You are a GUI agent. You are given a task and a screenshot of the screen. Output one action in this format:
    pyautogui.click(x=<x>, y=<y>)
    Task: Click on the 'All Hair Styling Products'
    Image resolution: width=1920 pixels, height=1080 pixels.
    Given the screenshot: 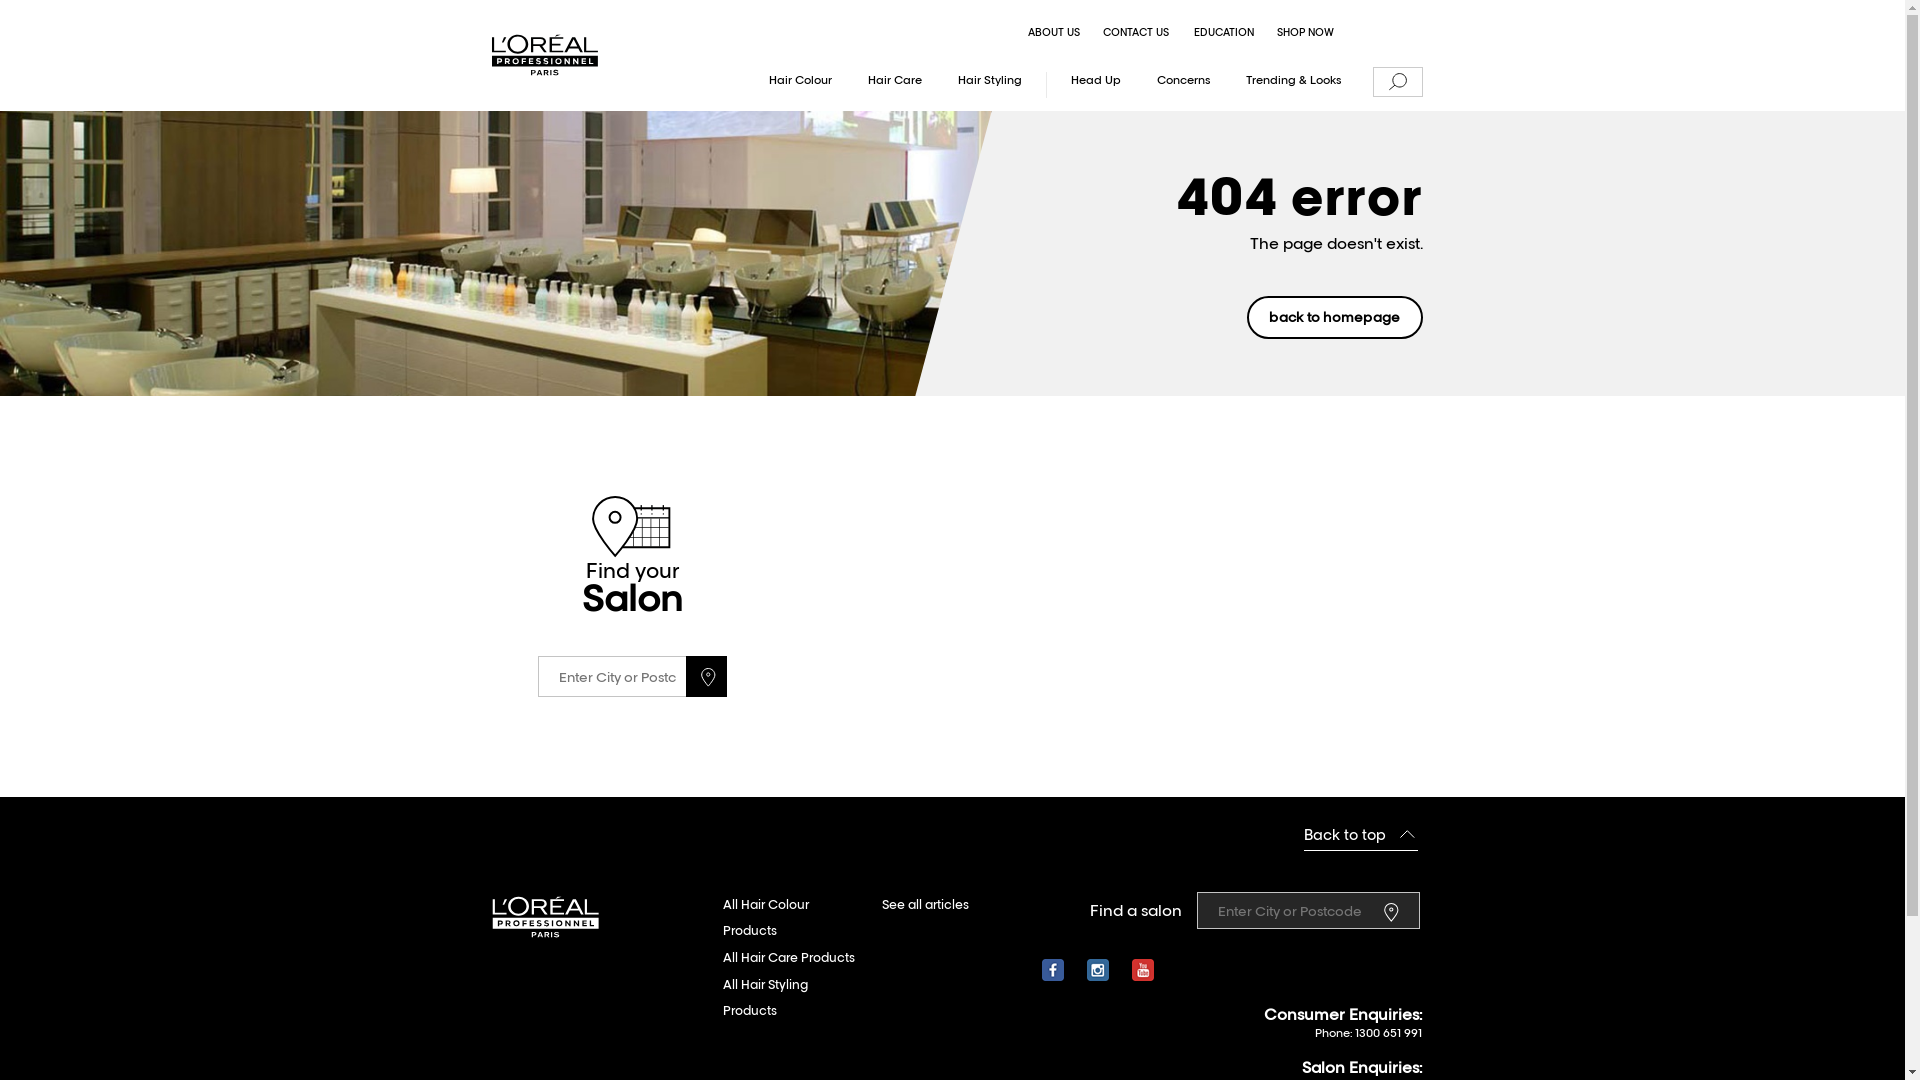 What is the action you would take?
    pyautogui.click(x=720, y=998)
    